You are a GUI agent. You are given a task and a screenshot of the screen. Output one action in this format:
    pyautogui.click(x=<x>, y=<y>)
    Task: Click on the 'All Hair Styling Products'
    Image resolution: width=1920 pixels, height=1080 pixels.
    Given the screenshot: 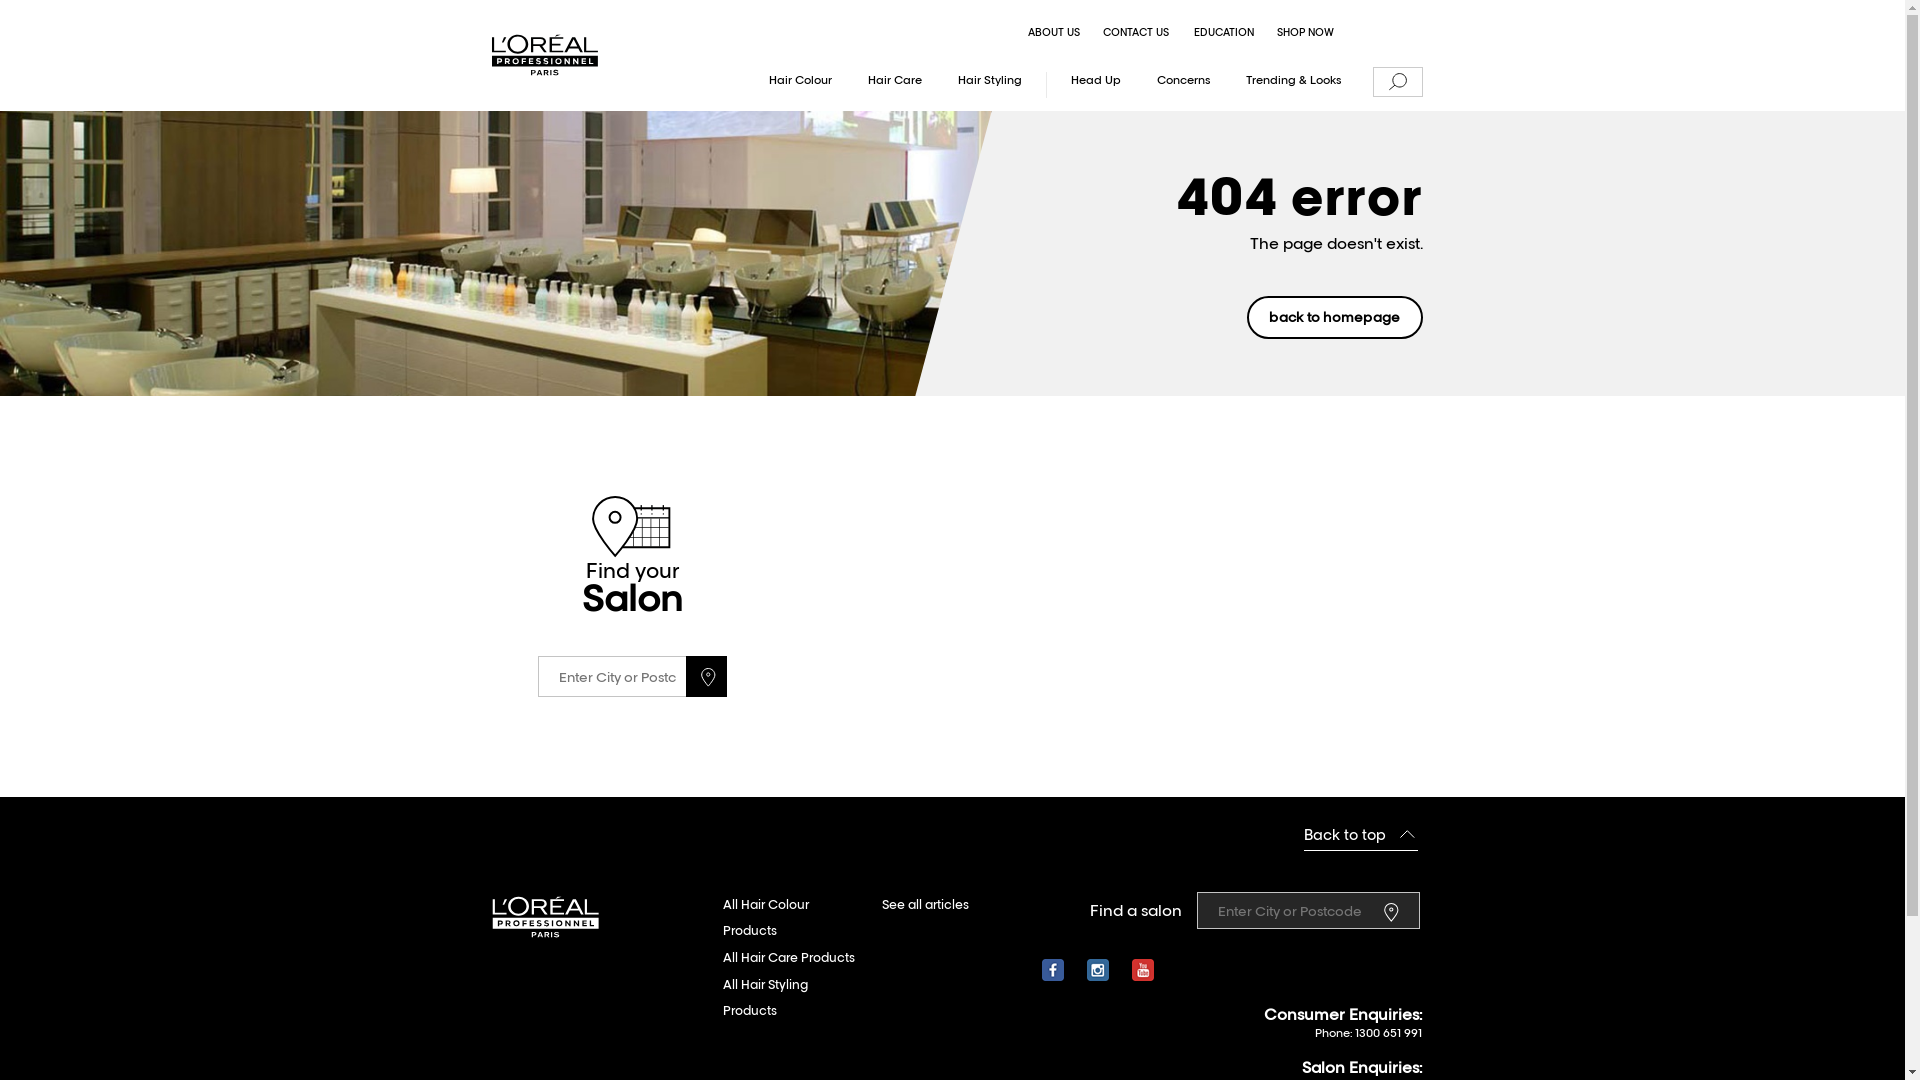 What is the action you would take?
    pyautogui.click(x=720, y=998)
    